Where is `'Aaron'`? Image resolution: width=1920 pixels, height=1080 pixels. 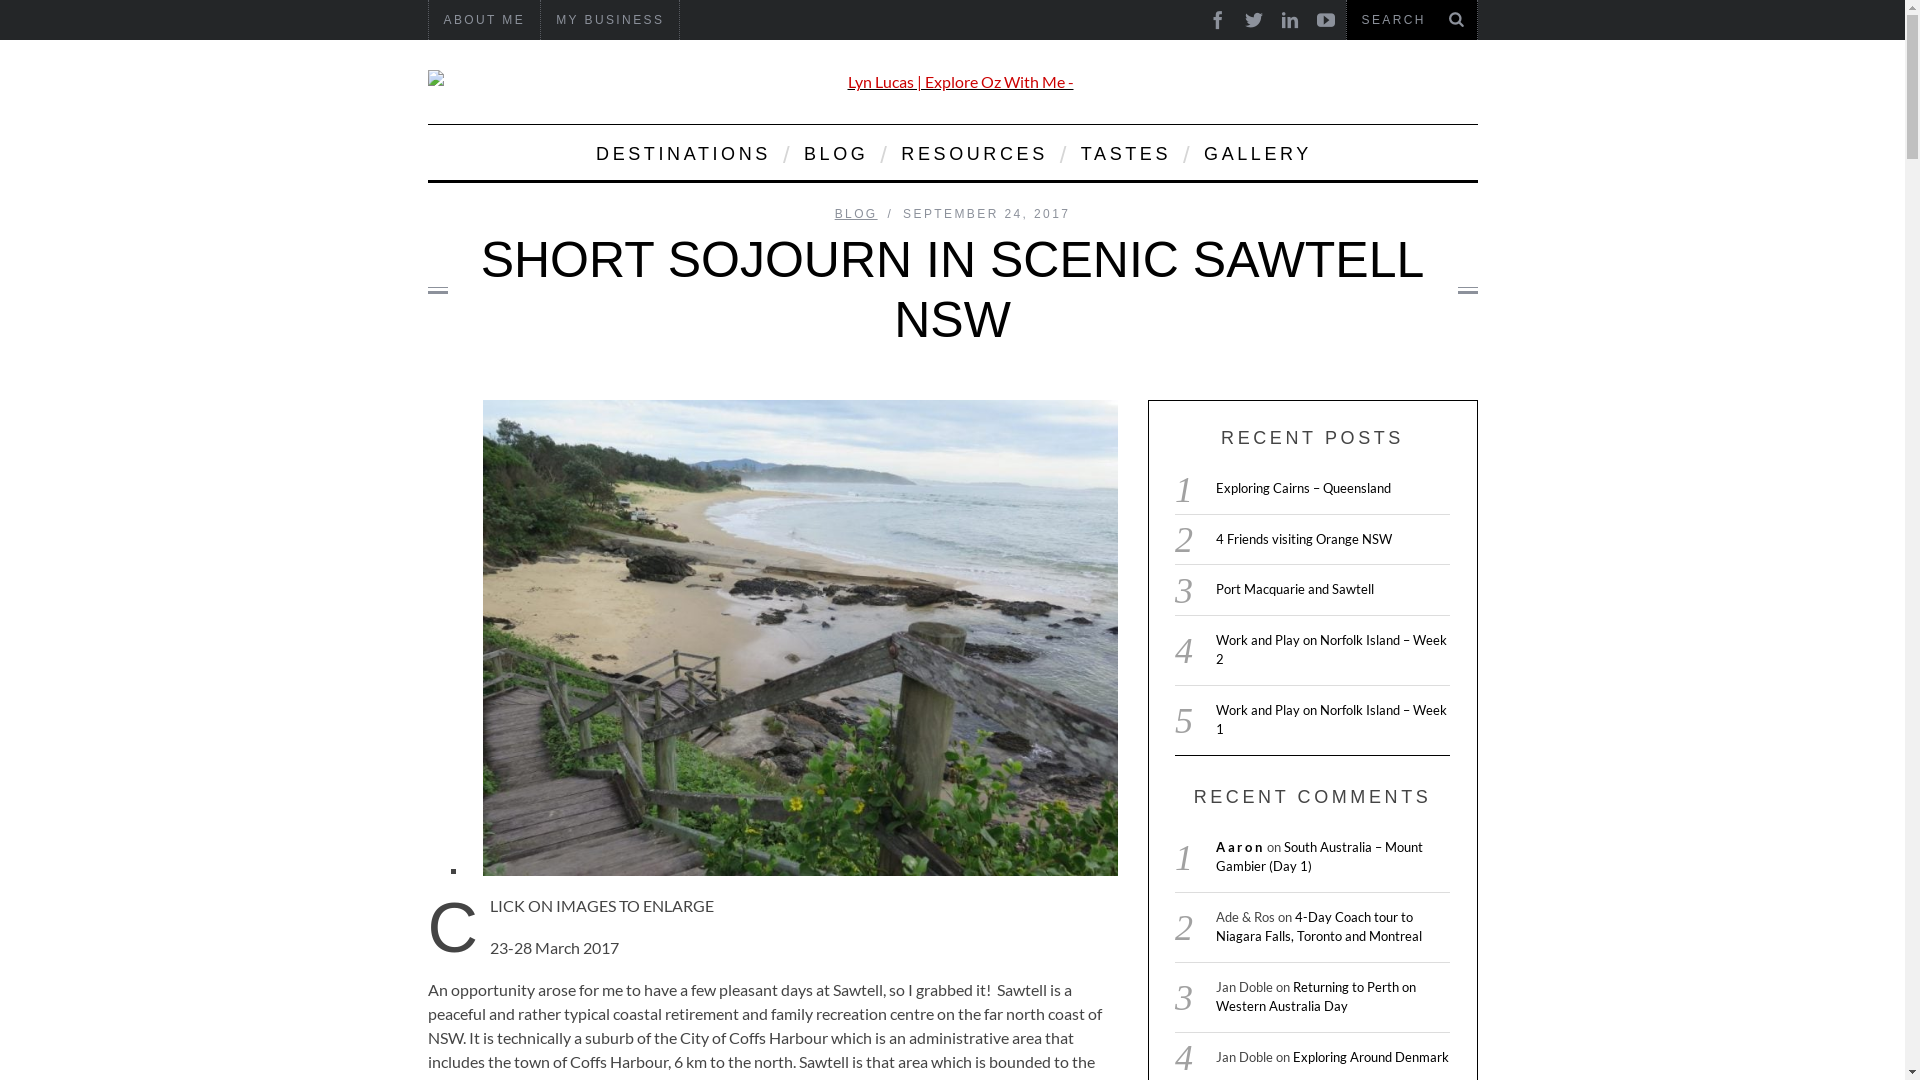 'Aaron' is located at coordinates (1214, 847).